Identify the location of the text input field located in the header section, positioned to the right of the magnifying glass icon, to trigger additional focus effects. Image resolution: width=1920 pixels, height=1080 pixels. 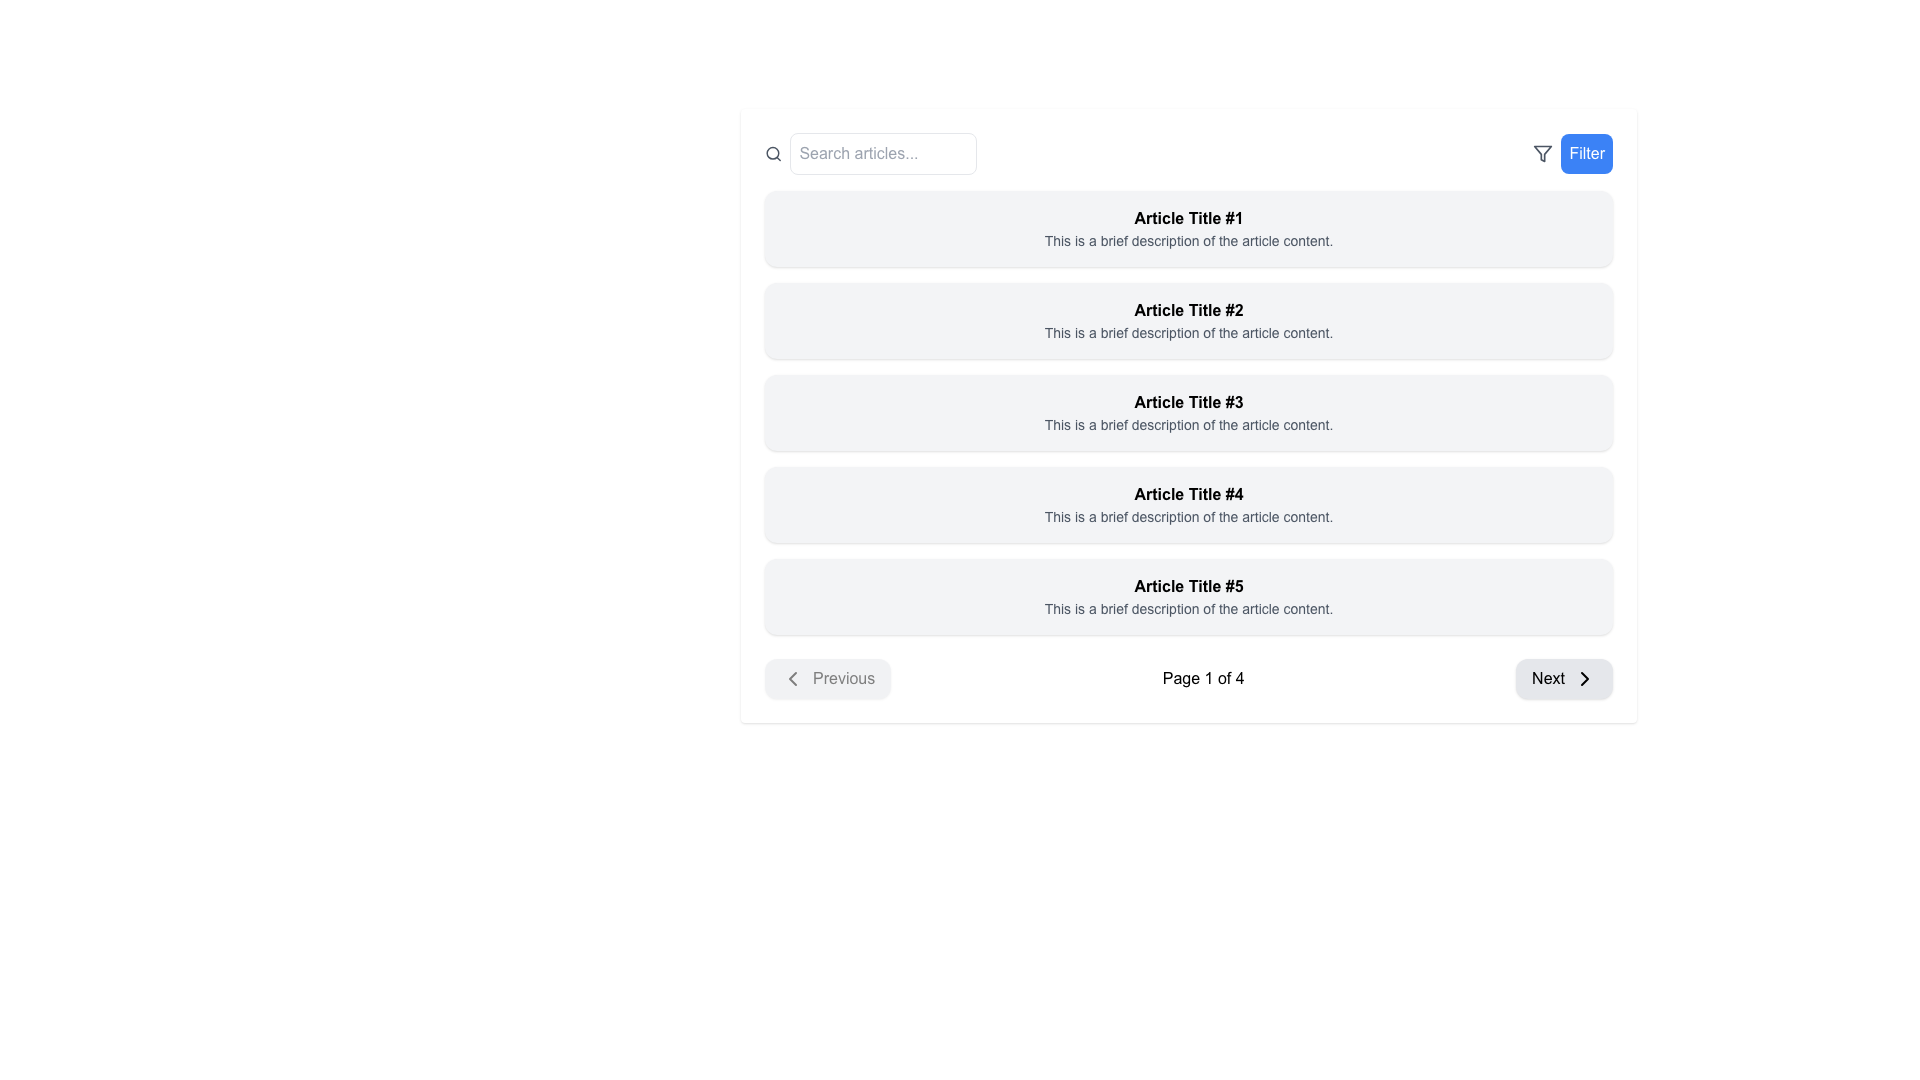
(882, 153).